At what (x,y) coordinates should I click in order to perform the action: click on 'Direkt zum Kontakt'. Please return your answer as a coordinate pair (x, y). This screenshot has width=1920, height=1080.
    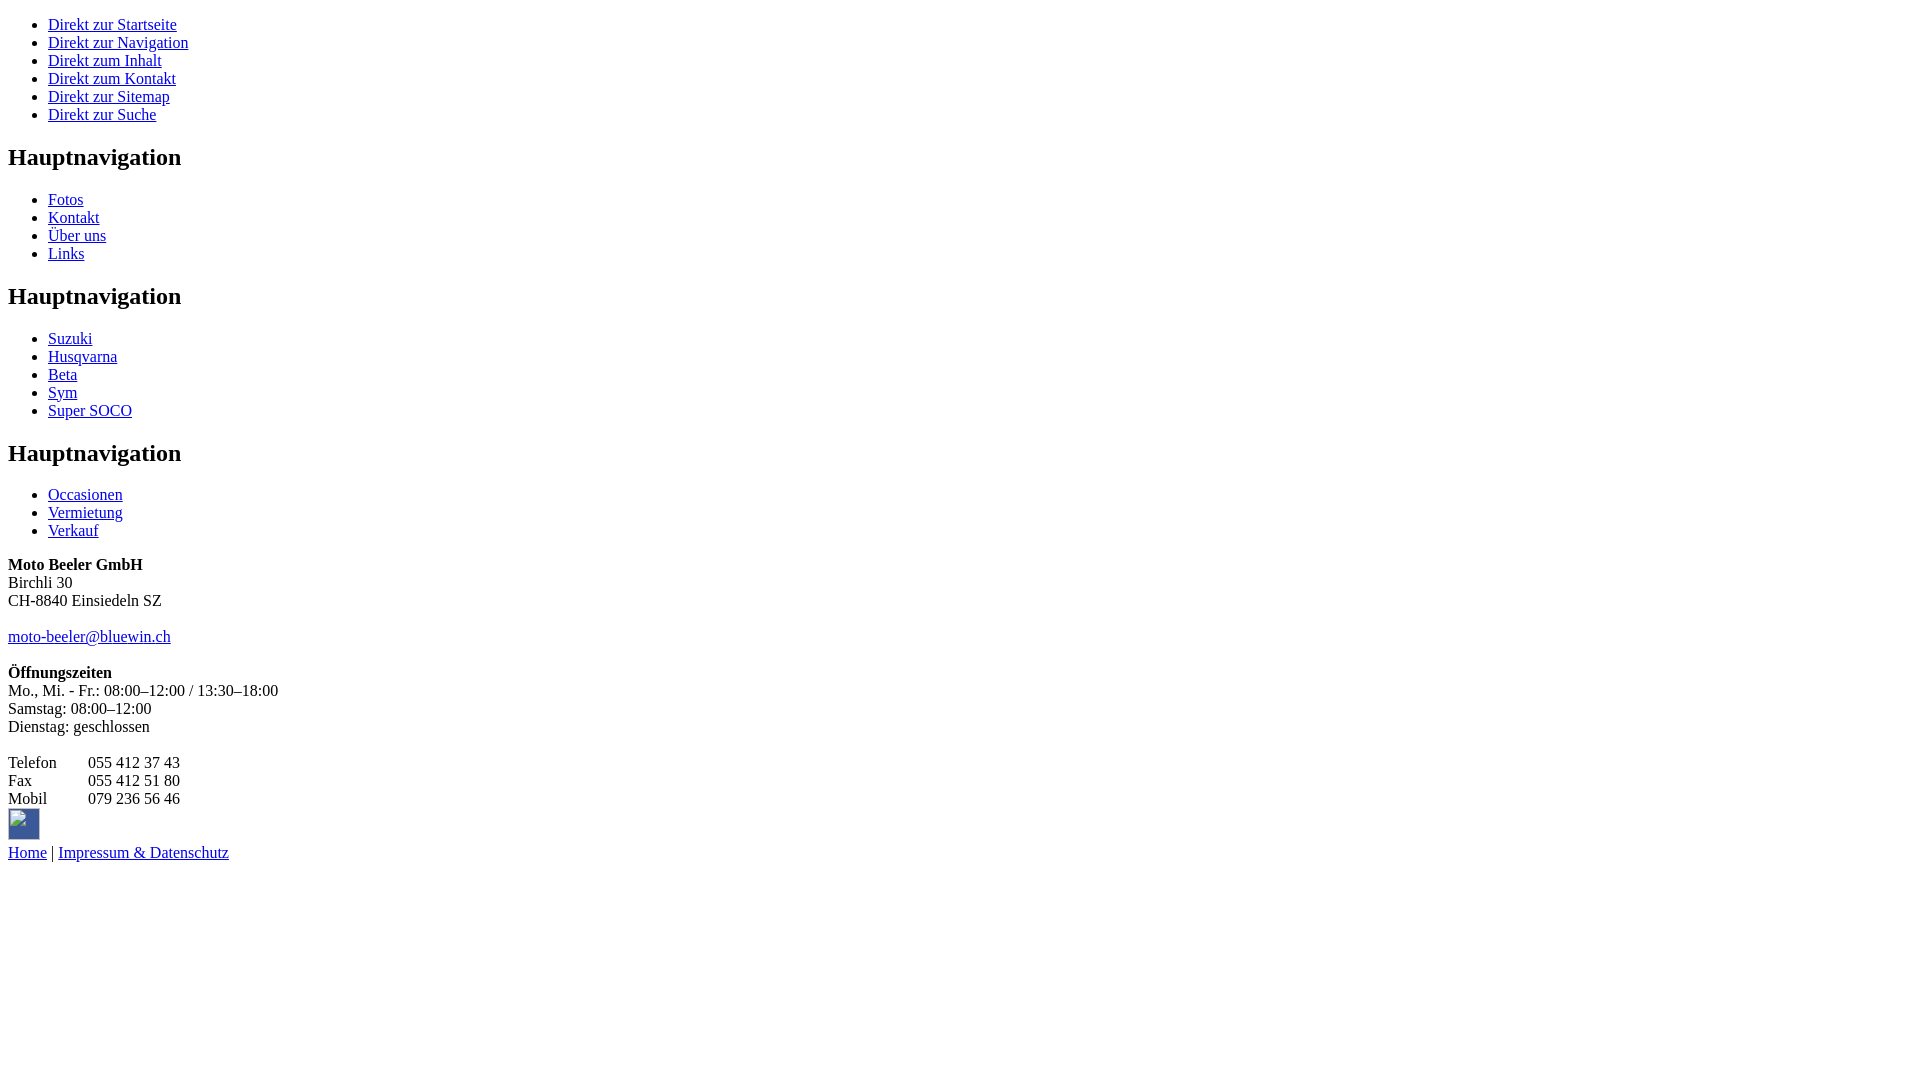
    Looking at the image, I should click on (110, 77).